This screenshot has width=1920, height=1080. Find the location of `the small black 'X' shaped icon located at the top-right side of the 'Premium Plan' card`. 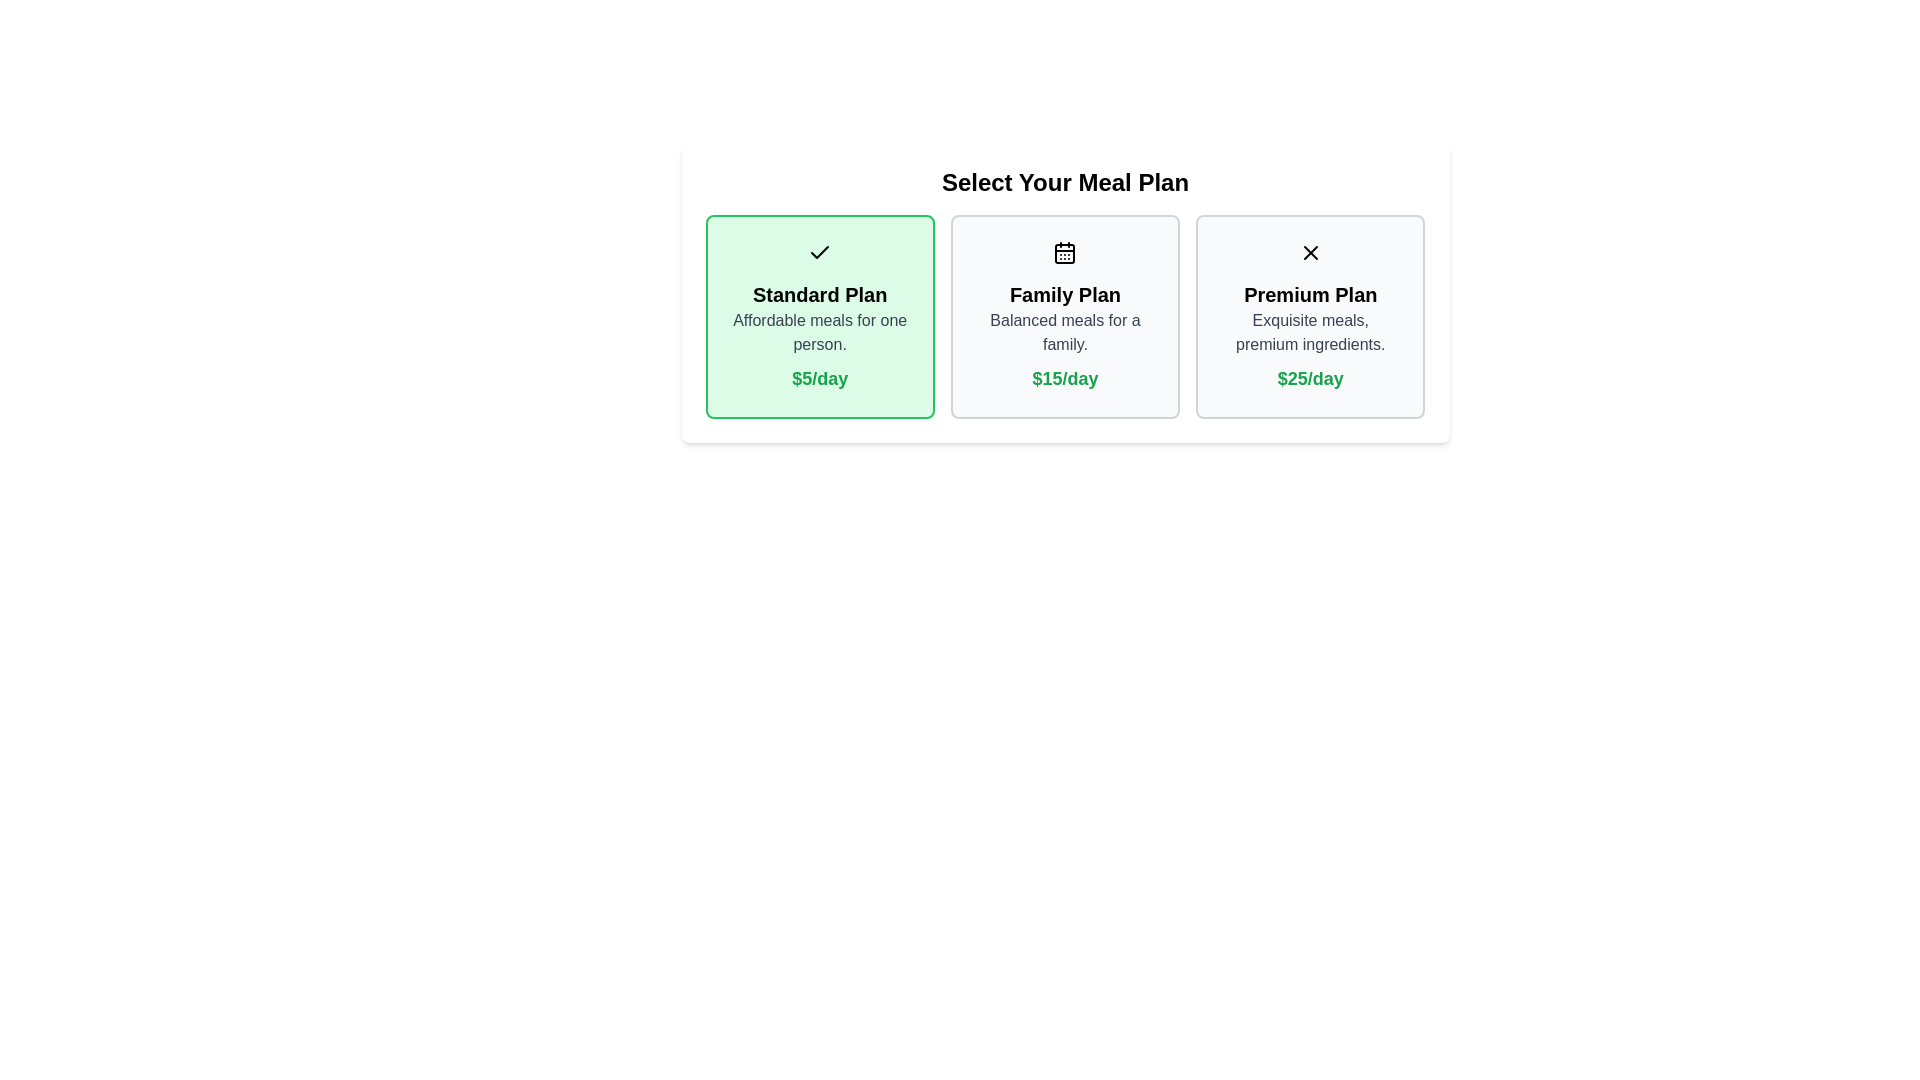

the small black 'X' shaped icon located at the top-right side of the 'Premium Plan' card is located at coordinates (1310, 252).